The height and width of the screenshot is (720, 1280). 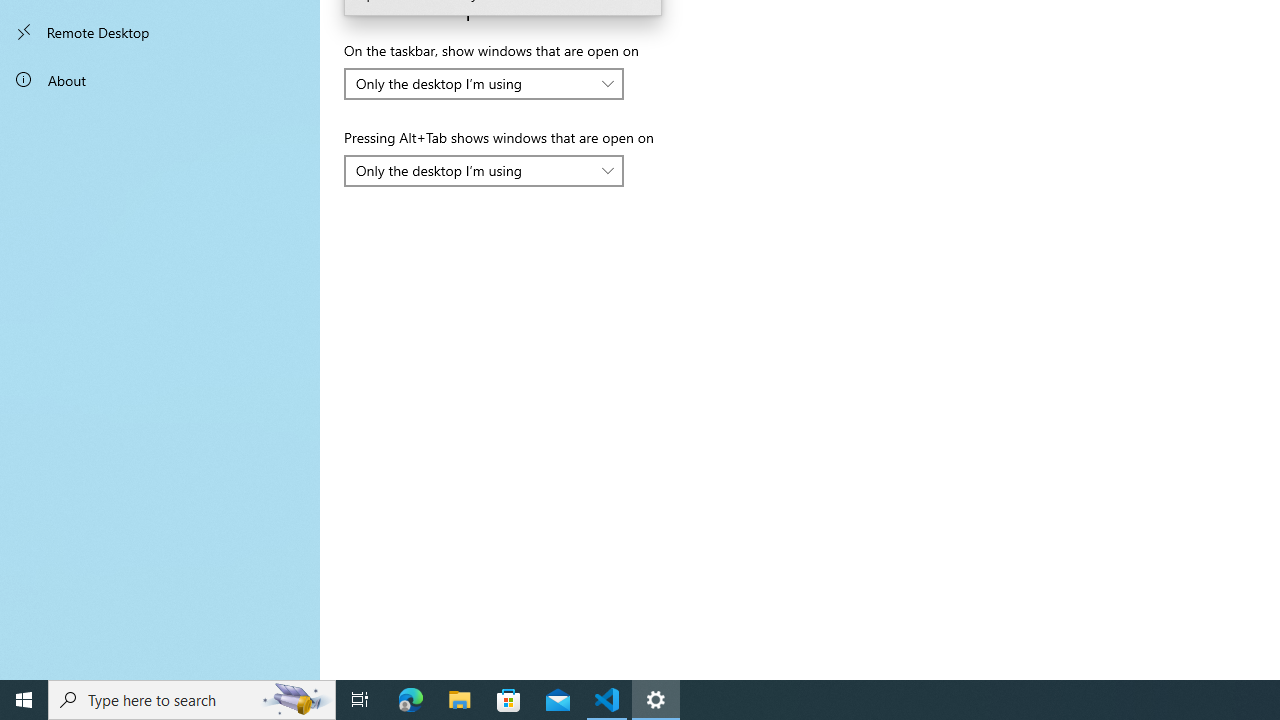 I want to click on 'Type here to search', so click(x=192, y=698).